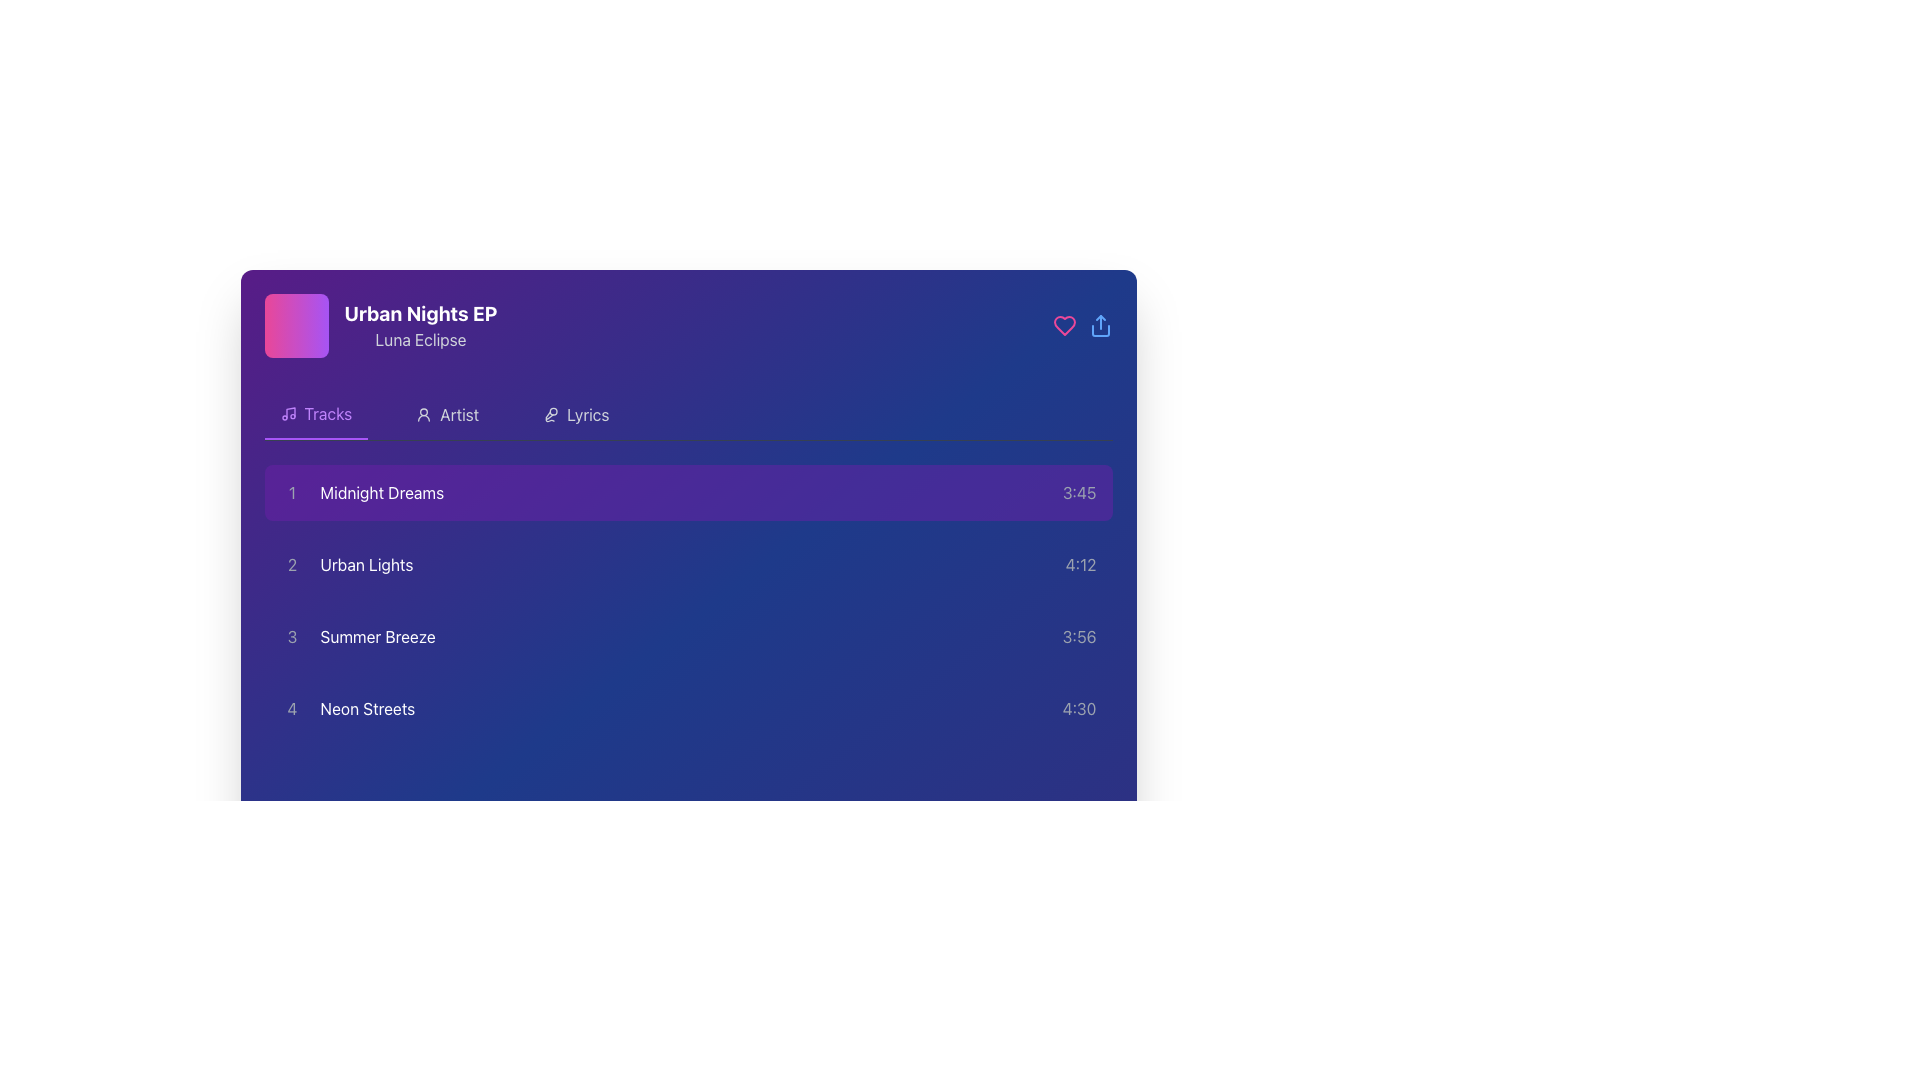 This screenshot has height=1080, width=1920. I want to click on the 'Artist' text label located, so click(458, 414).